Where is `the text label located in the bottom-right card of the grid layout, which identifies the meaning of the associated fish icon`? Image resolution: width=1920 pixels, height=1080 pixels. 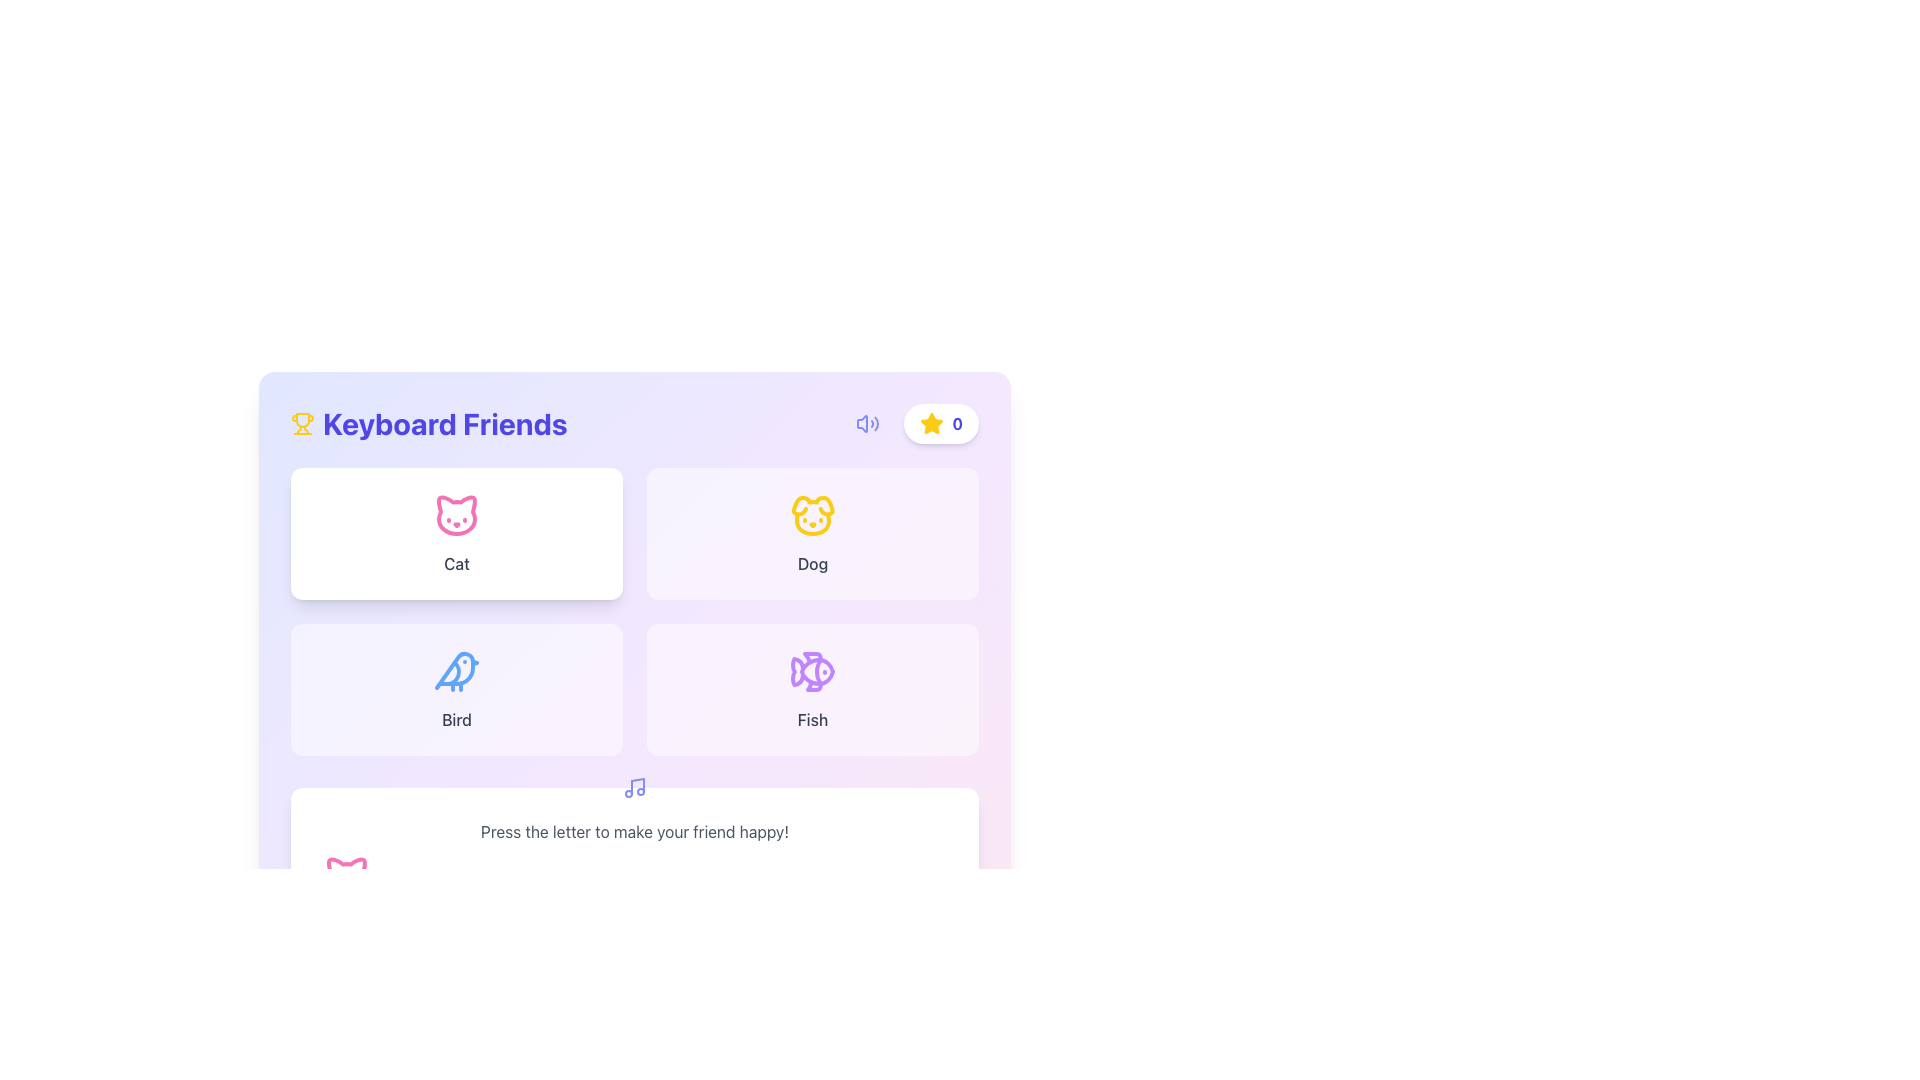 the text label located in the bottom-right card of the grid layout, which identifies the meaning of the associated fish icon is located at coordinates (812, 720).